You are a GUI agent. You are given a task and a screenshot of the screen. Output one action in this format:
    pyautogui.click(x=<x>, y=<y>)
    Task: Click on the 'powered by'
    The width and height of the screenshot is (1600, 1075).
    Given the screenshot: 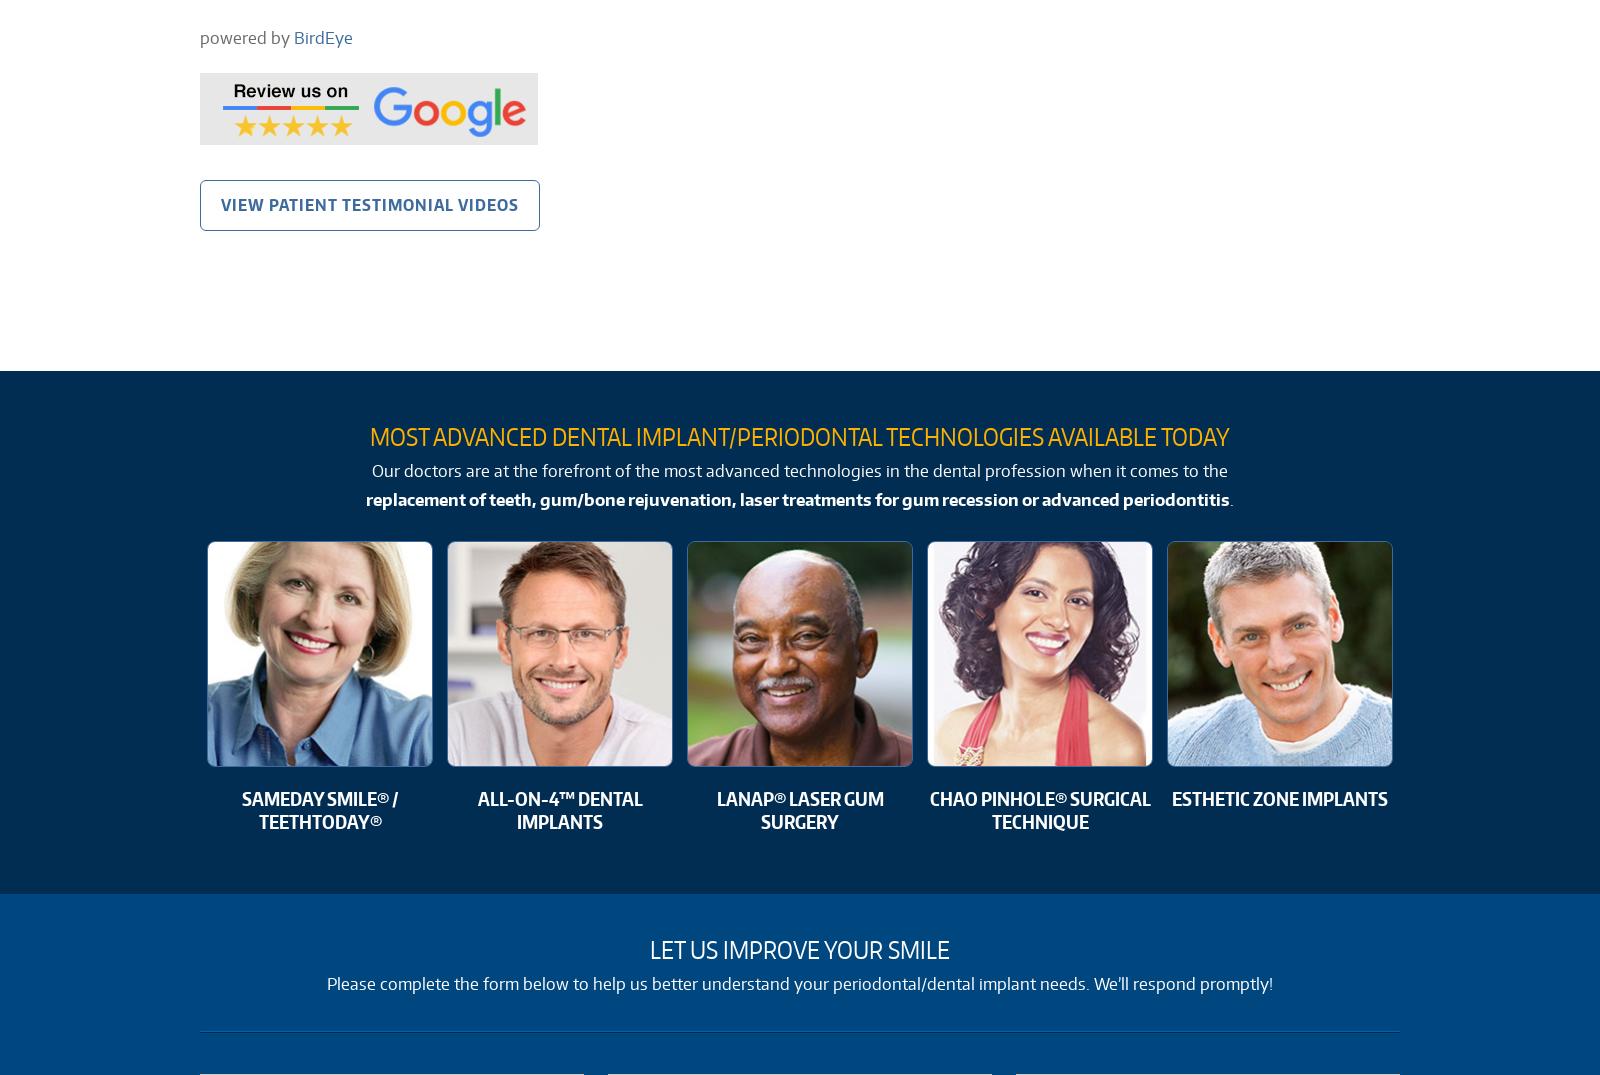 What is the action you would take?
    pyautogui.click(x=247, y=36)
    